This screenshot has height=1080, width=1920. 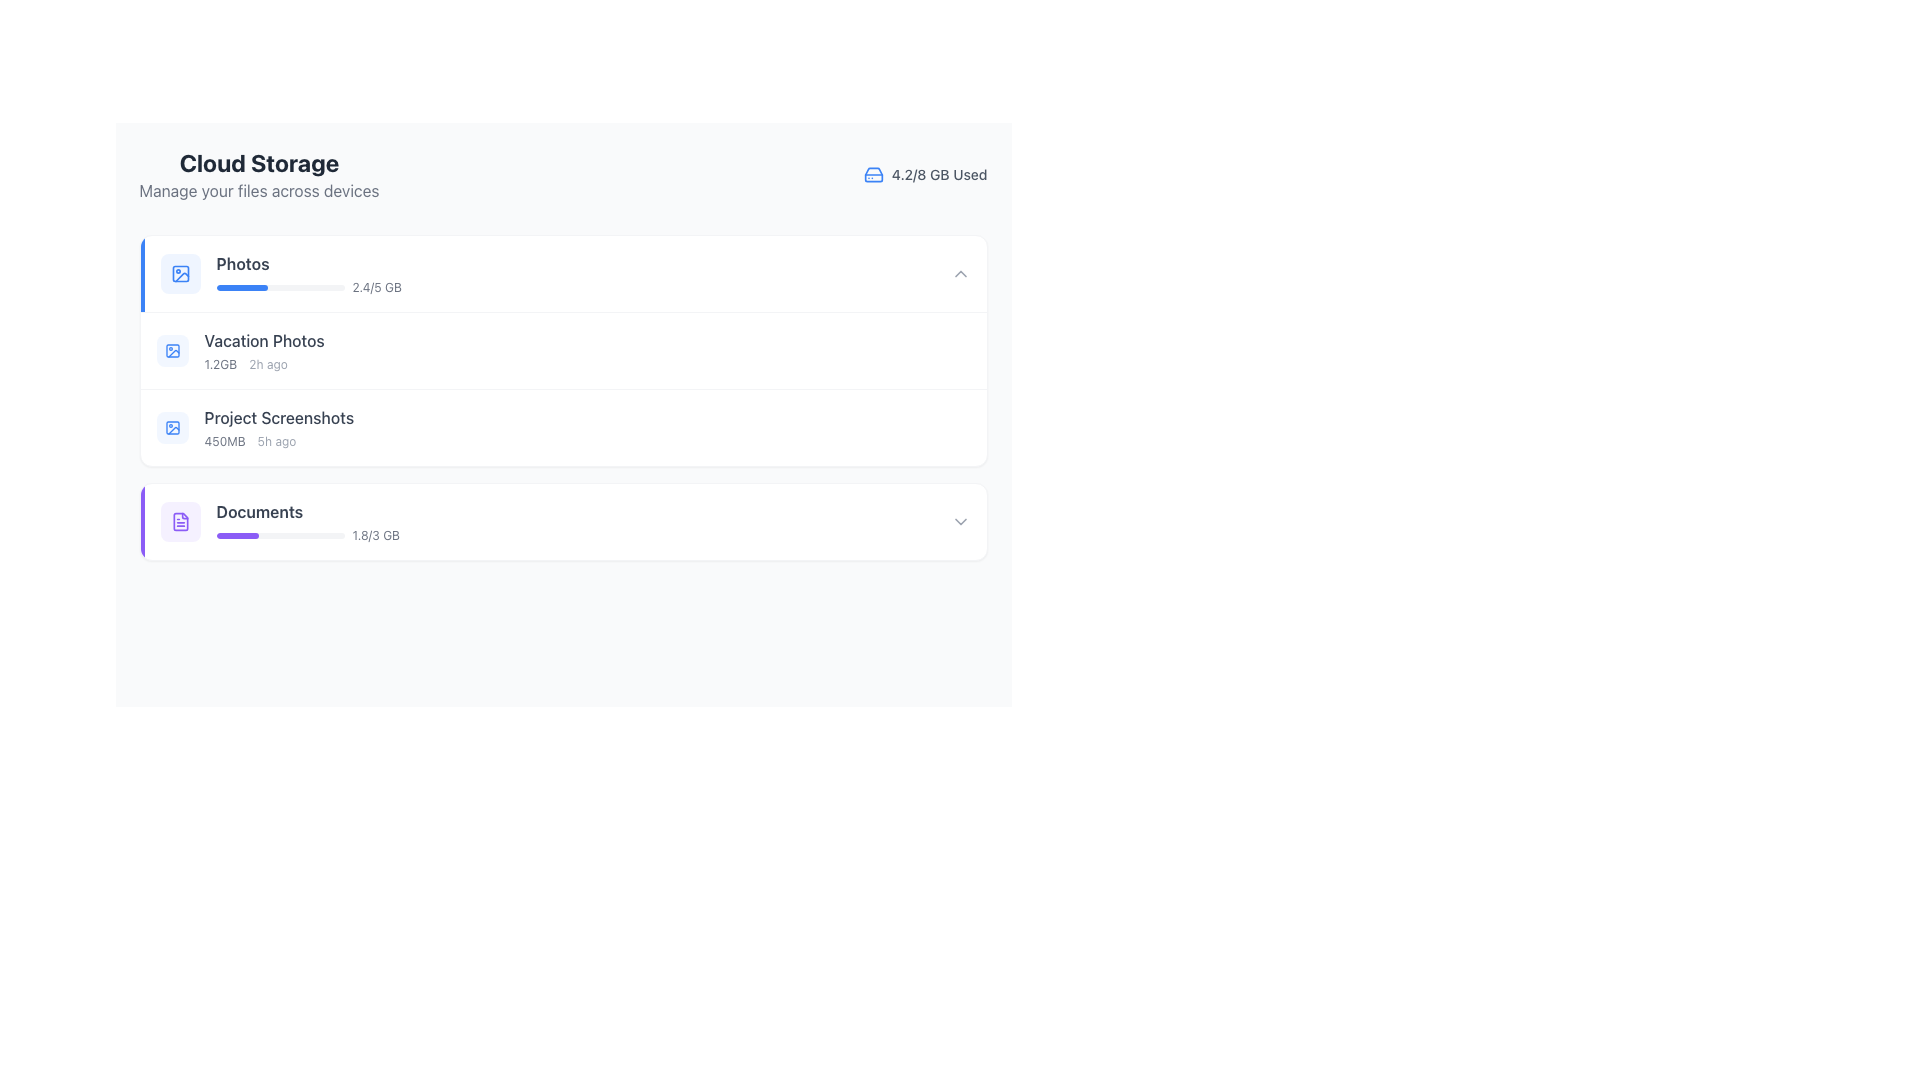 I want to click on the hard drive icon located in the top right corner of the page, which is styled with clean lines and a blue outline, positioned immediately to the left of the text '4.2/8 GB Used', so click(x=873, y=173).